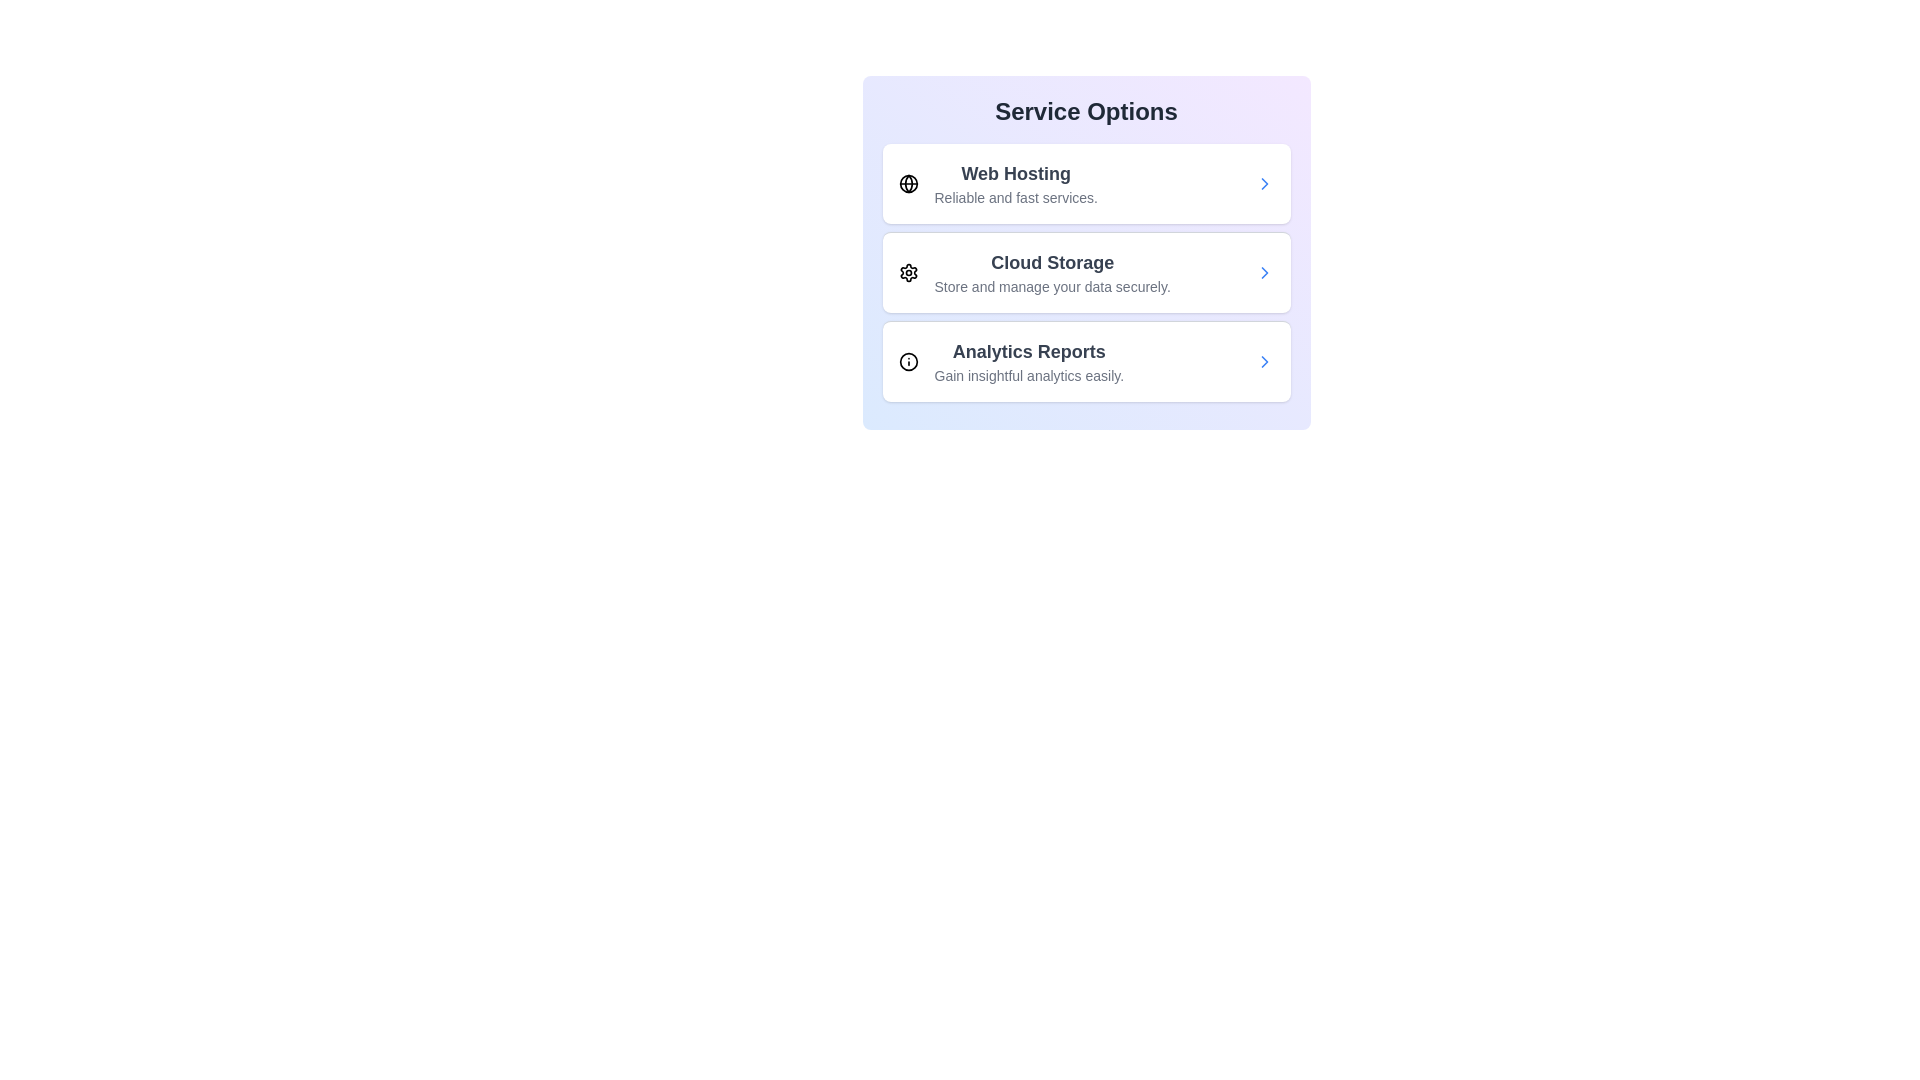 This screenshot has height=1080, width=1920. Describe the element at coordinates (1263, 184) in the screenshot. I see `the arrow button for the service Web Hosting` at that location.